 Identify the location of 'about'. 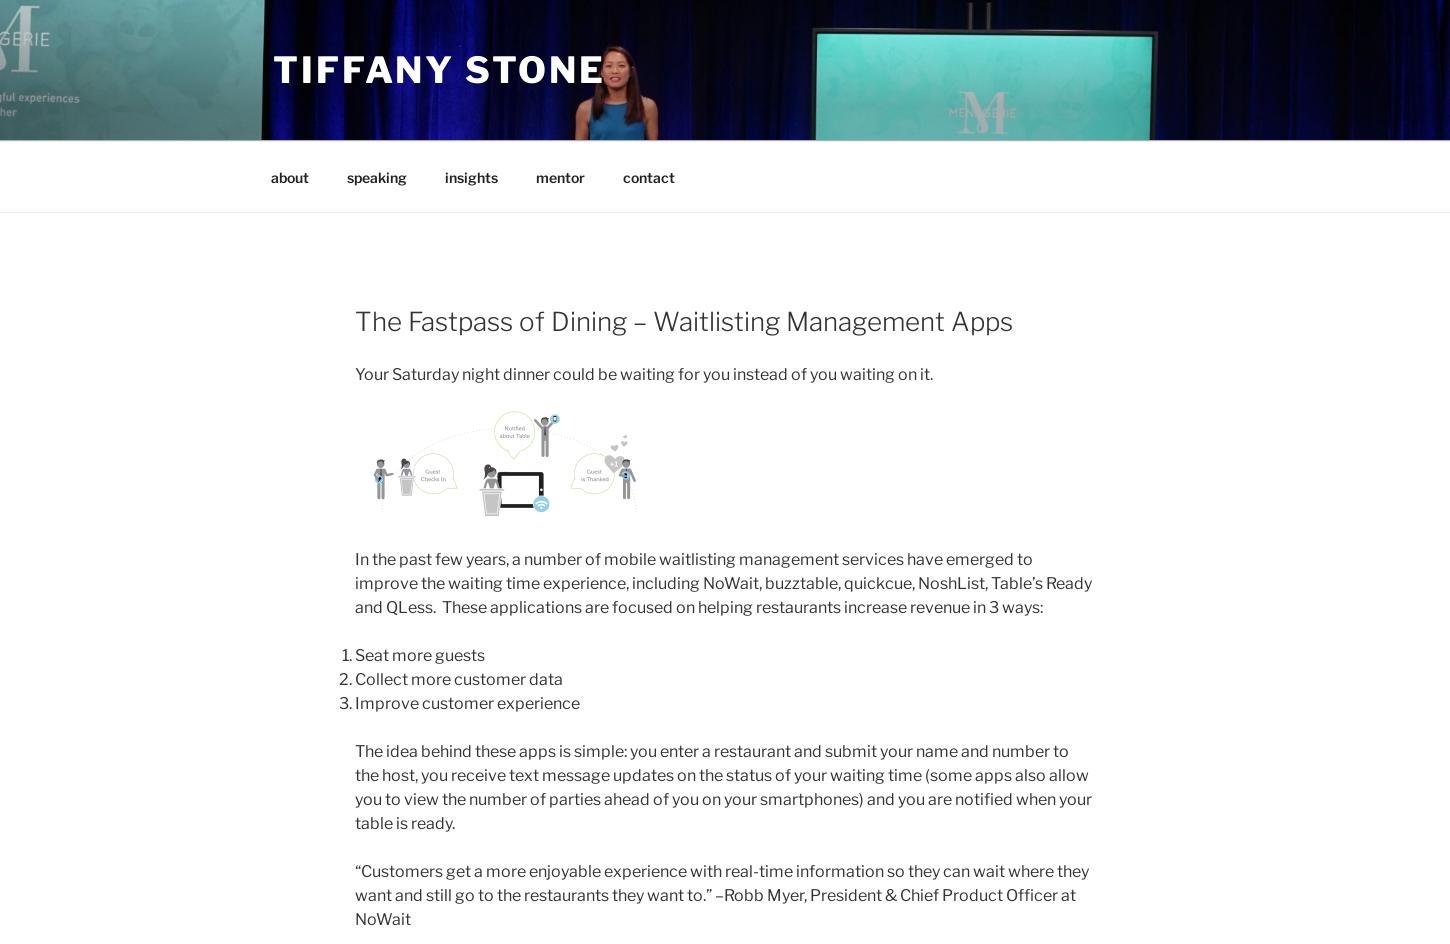
(288, 176).